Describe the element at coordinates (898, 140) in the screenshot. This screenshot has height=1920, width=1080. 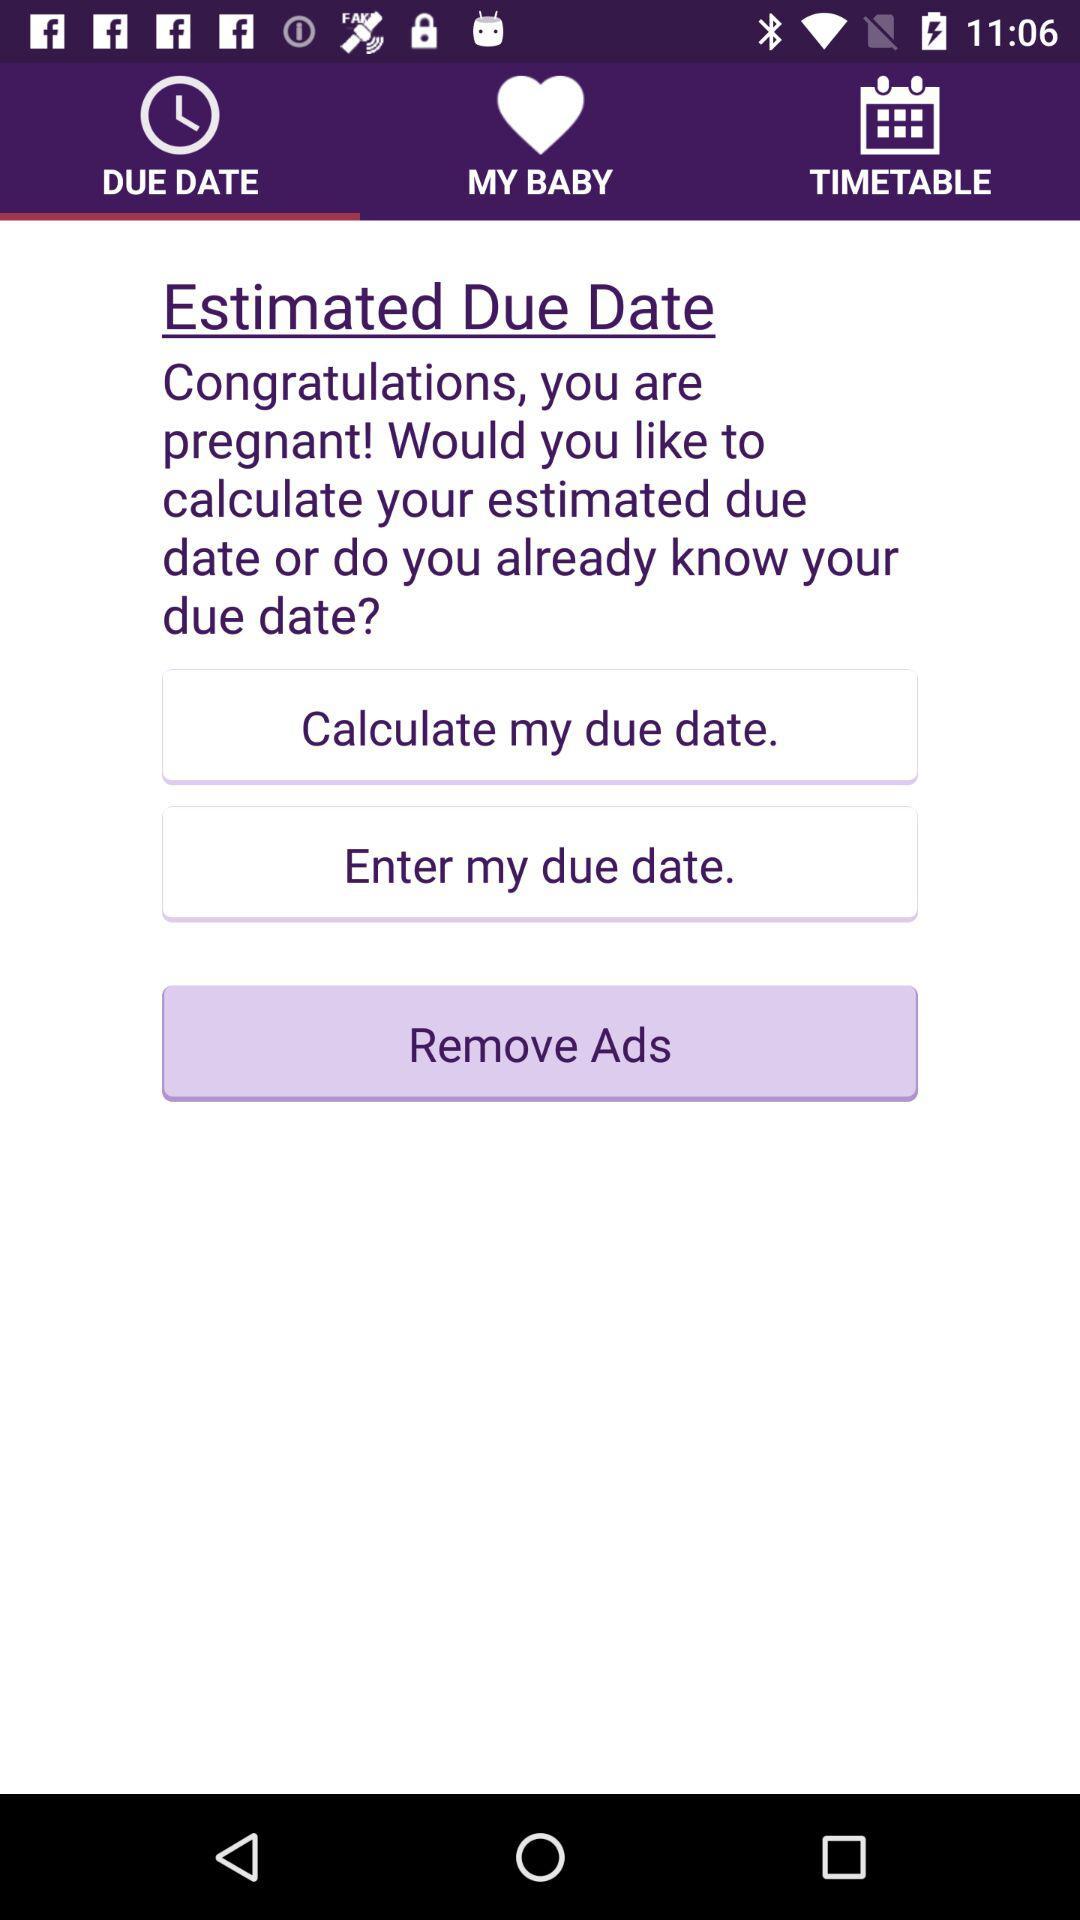
I see `the timetable icon` at that location.